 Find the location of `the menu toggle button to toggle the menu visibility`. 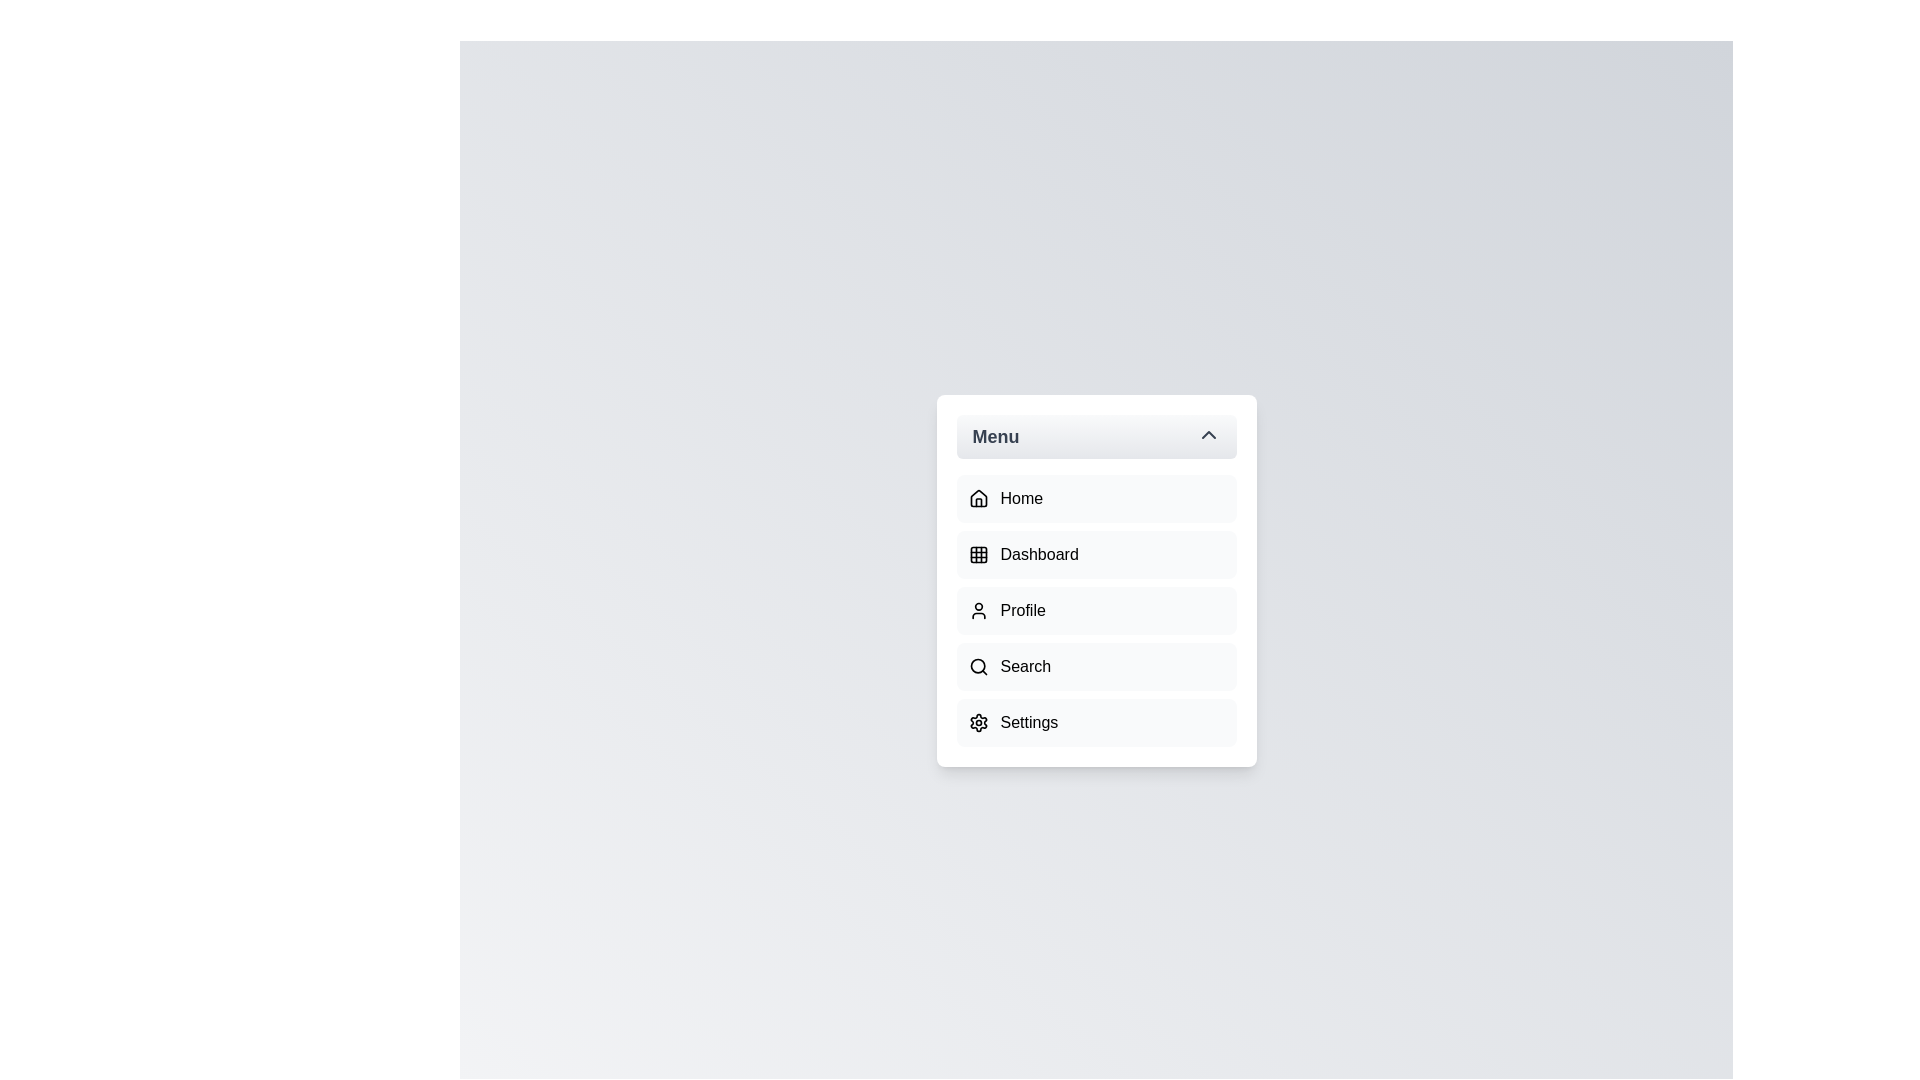

the menu toggle button to toggle the menu visibility is located at coordinates (1095, 435).